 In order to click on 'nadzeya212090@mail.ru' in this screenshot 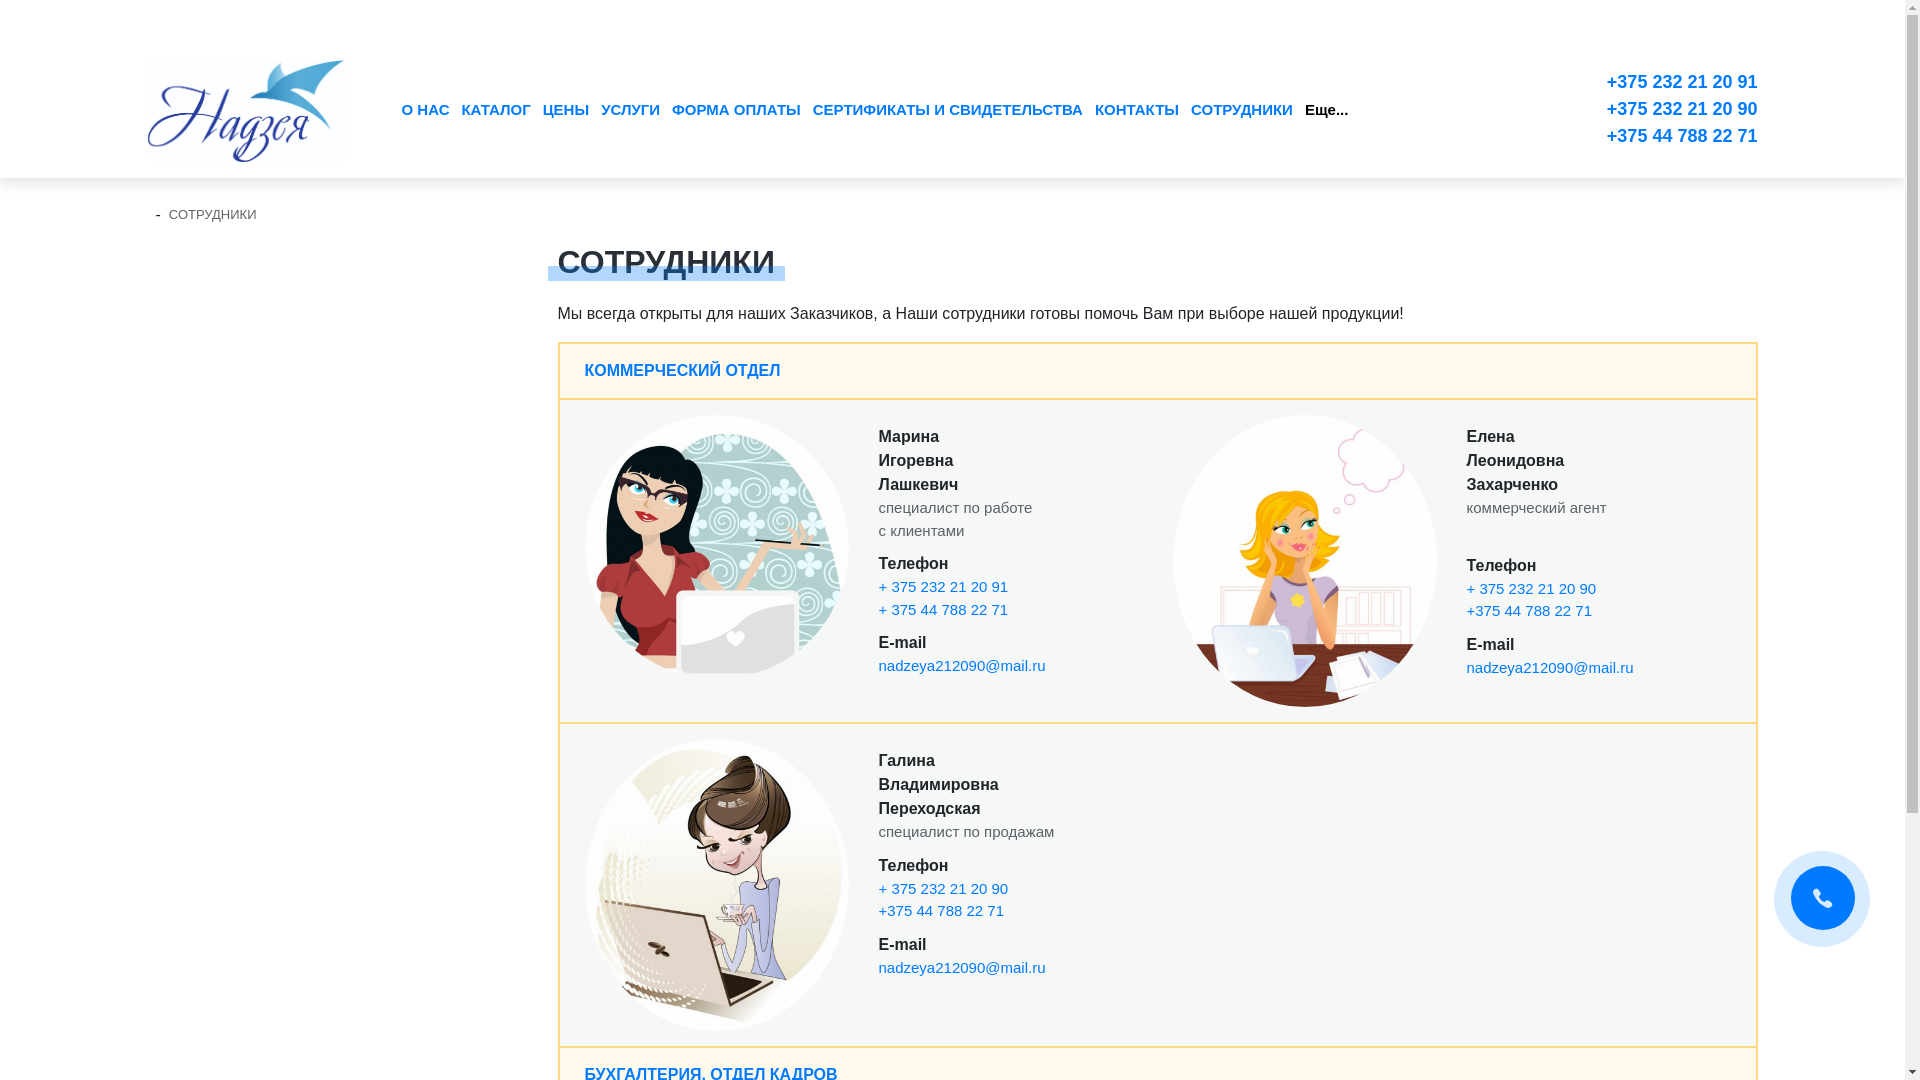, I will do `click(878, 966)`.